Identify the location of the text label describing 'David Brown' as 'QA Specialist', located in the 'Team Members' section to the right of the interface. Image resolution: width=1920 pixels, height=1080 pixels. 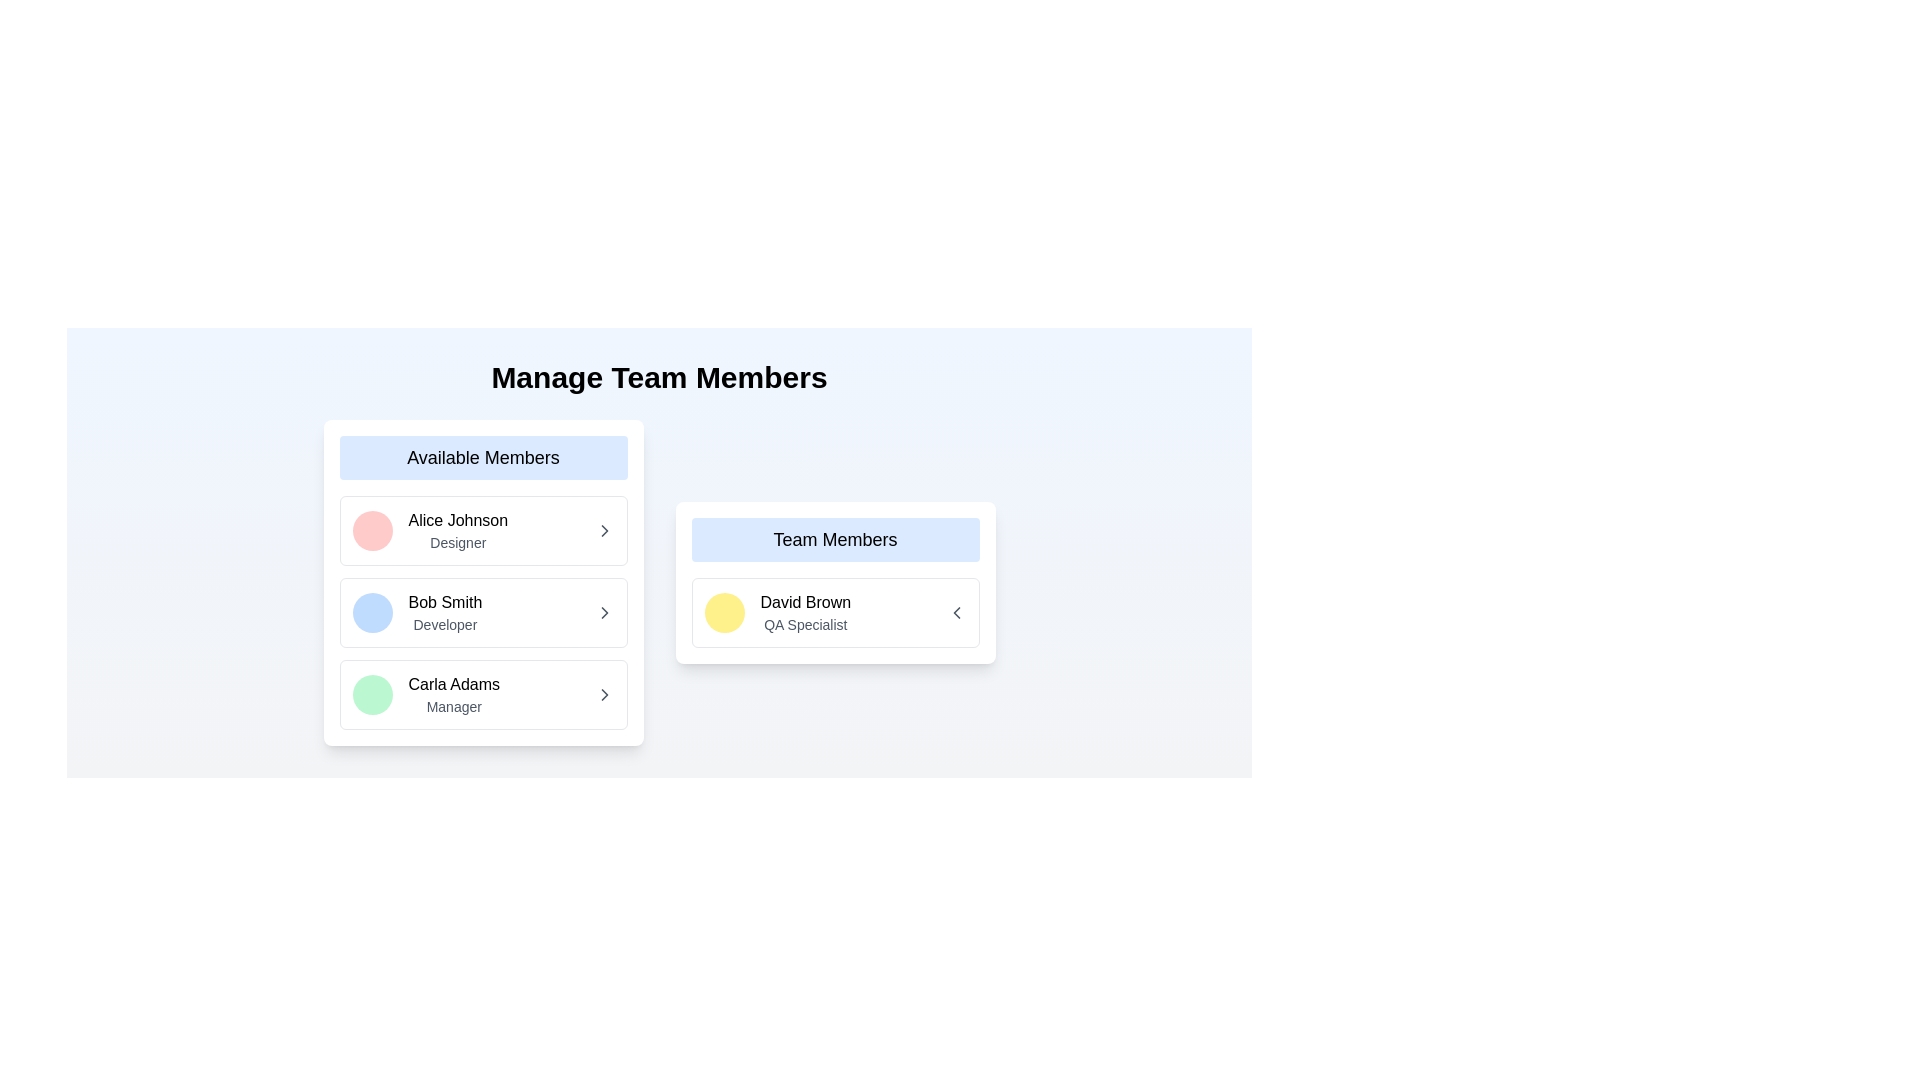
(805, 623).